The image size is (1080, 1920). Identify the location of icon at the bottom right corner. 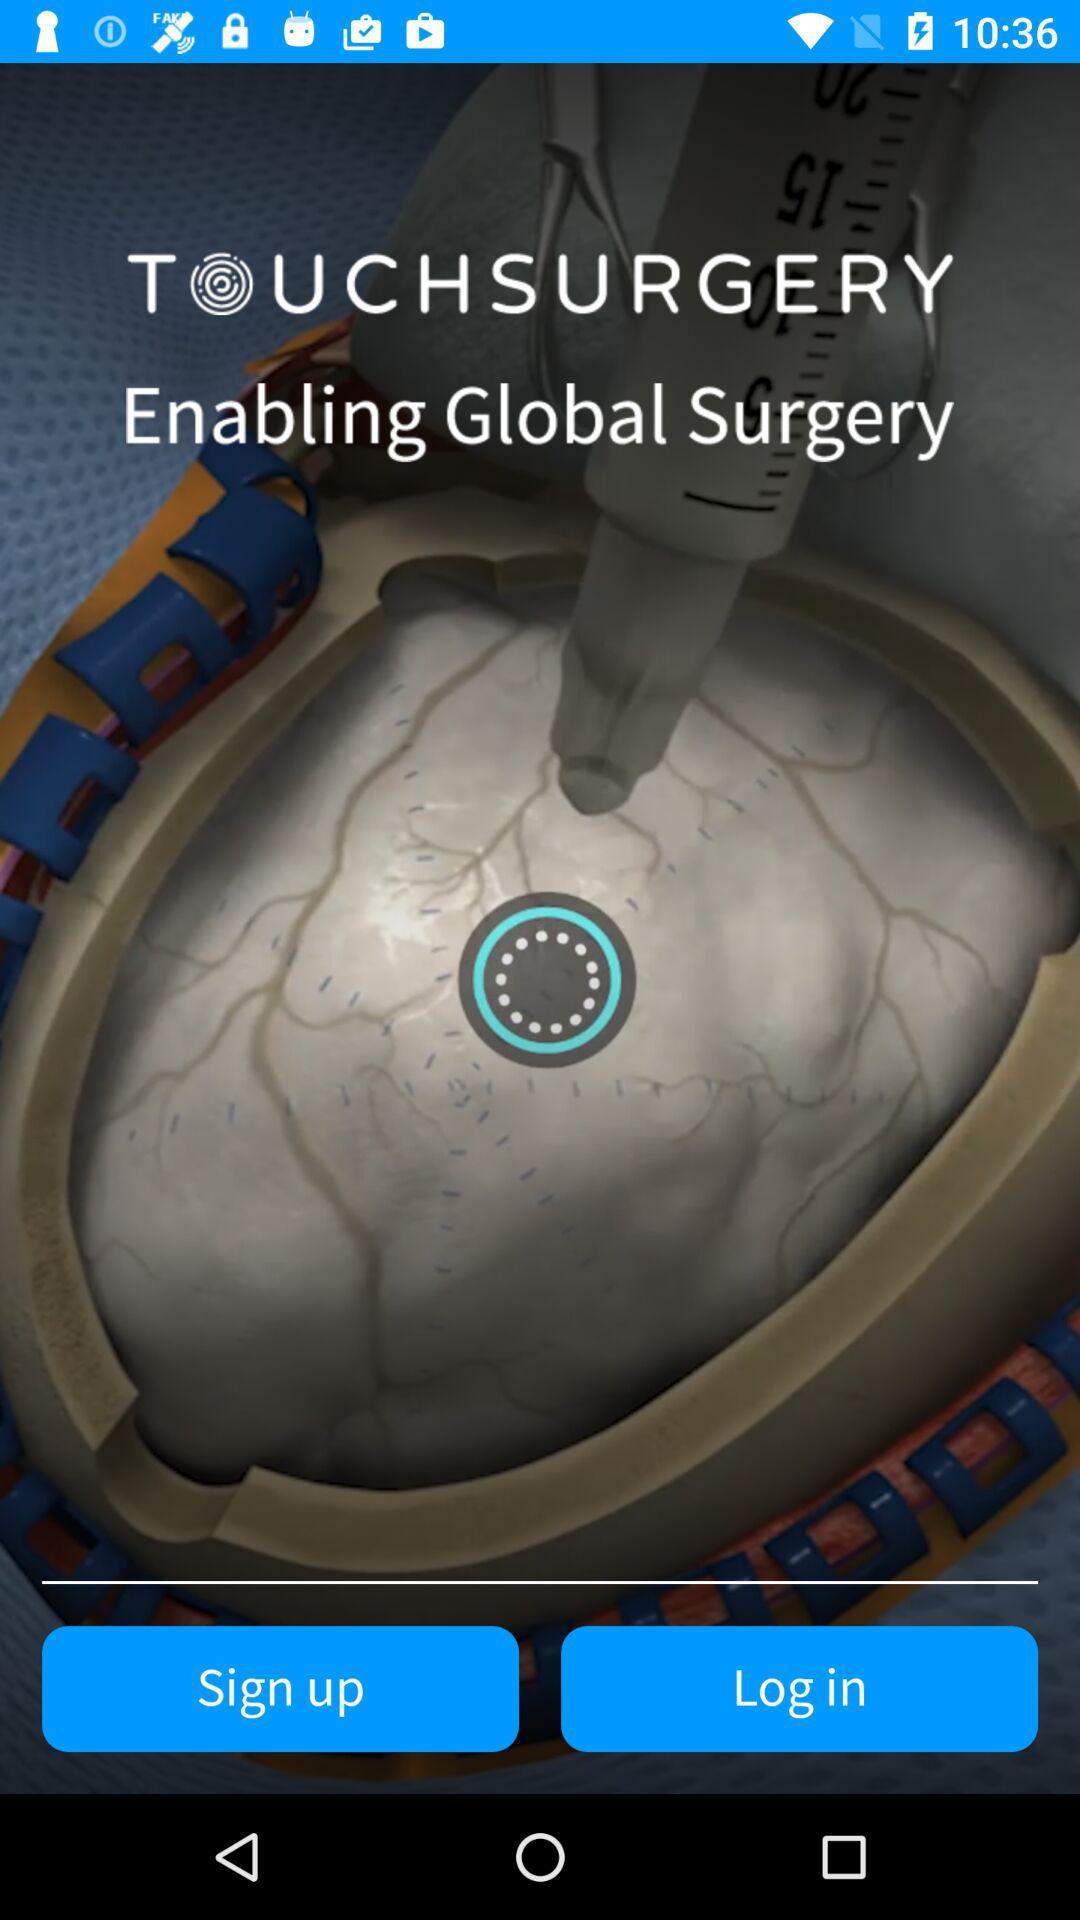
(798, 1688).